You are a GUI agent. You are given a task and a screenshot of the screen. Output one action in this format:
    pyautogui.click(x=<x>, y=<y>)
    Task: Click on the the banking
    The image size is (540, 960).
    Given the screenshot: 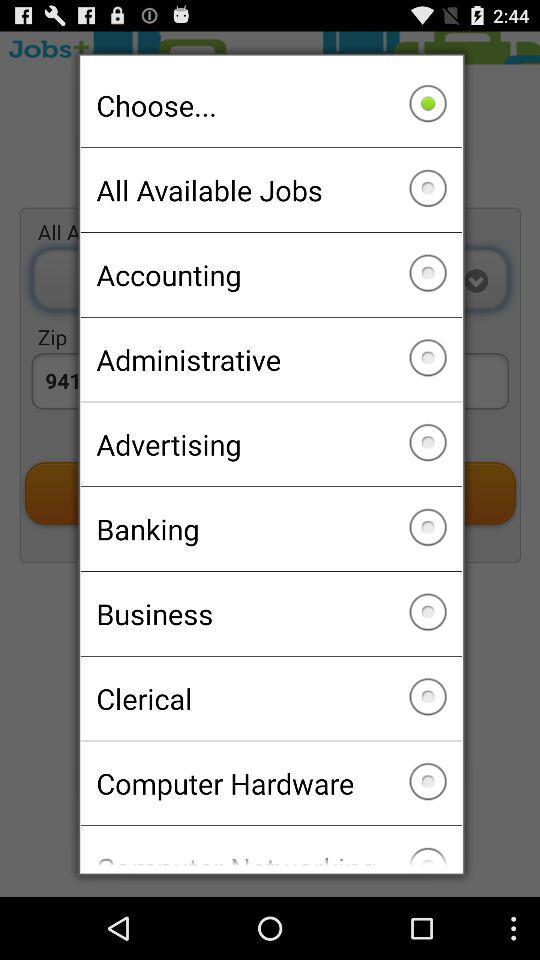 What is the action you would take?
    pyautogui.click(x=270, y=528)
    